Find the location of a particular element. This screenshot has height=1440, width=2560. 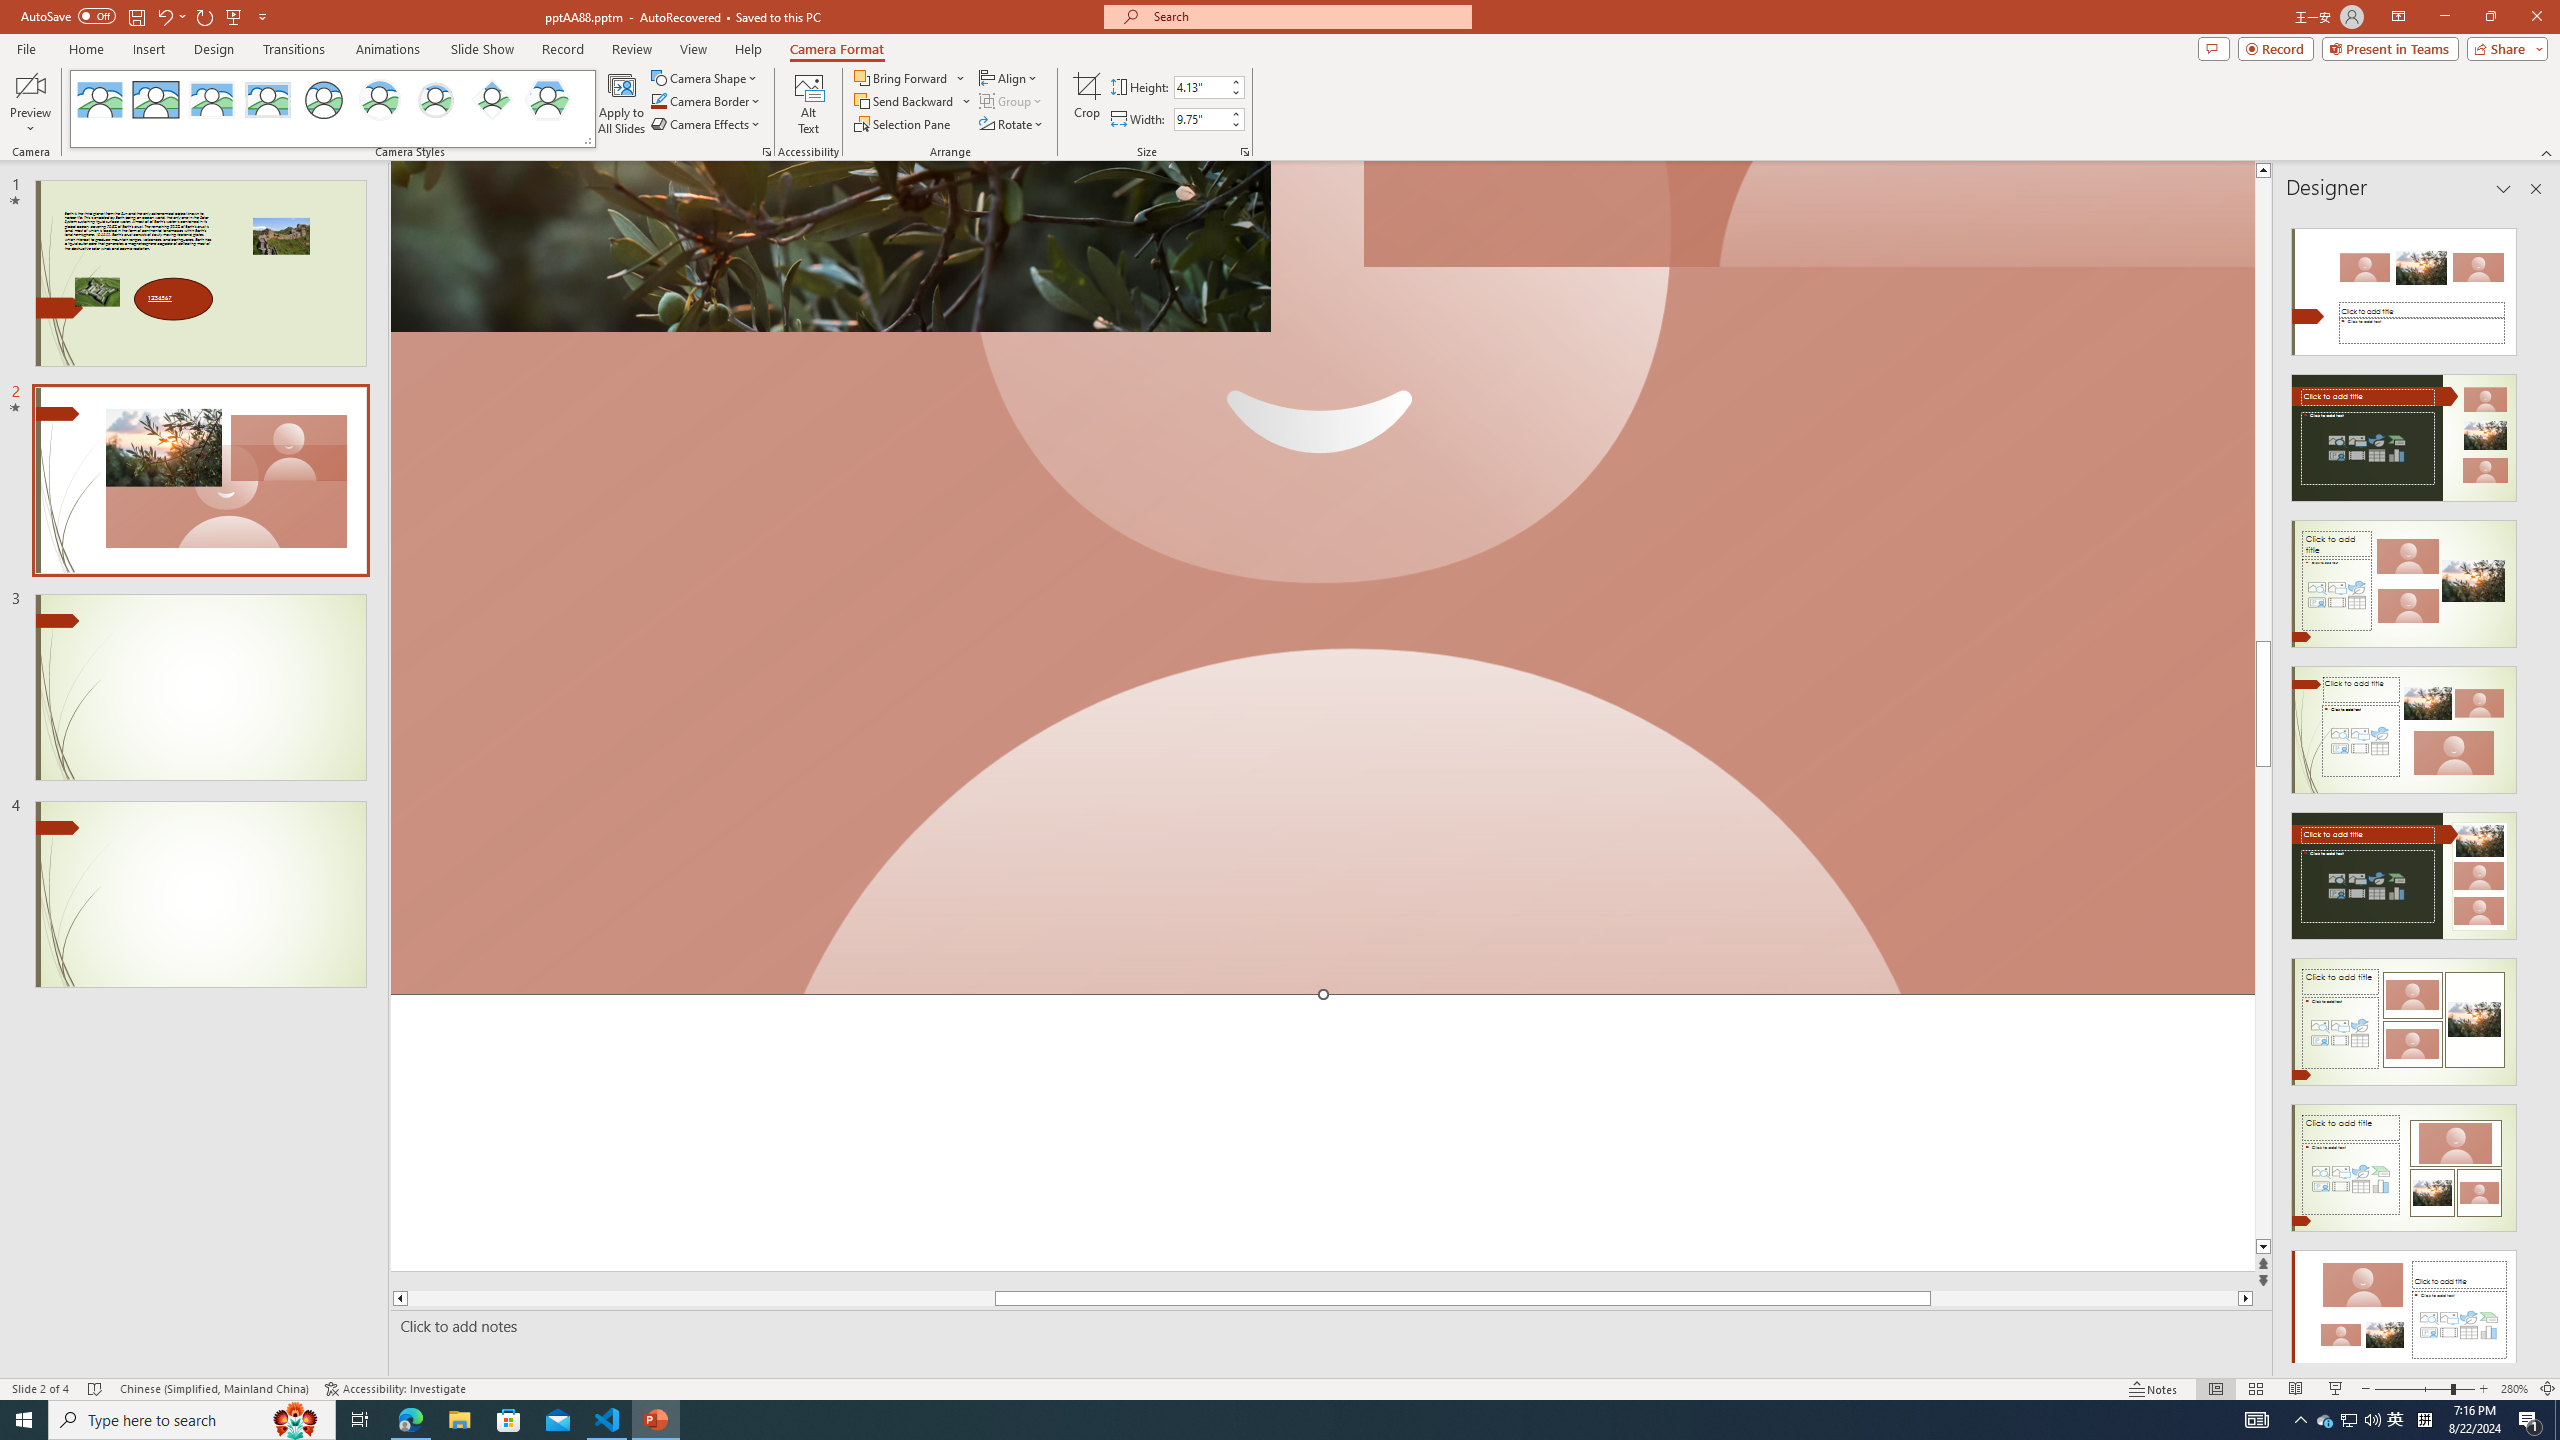

'Camera Border Teal, Accent 1' is located at coordinates (659, 99).